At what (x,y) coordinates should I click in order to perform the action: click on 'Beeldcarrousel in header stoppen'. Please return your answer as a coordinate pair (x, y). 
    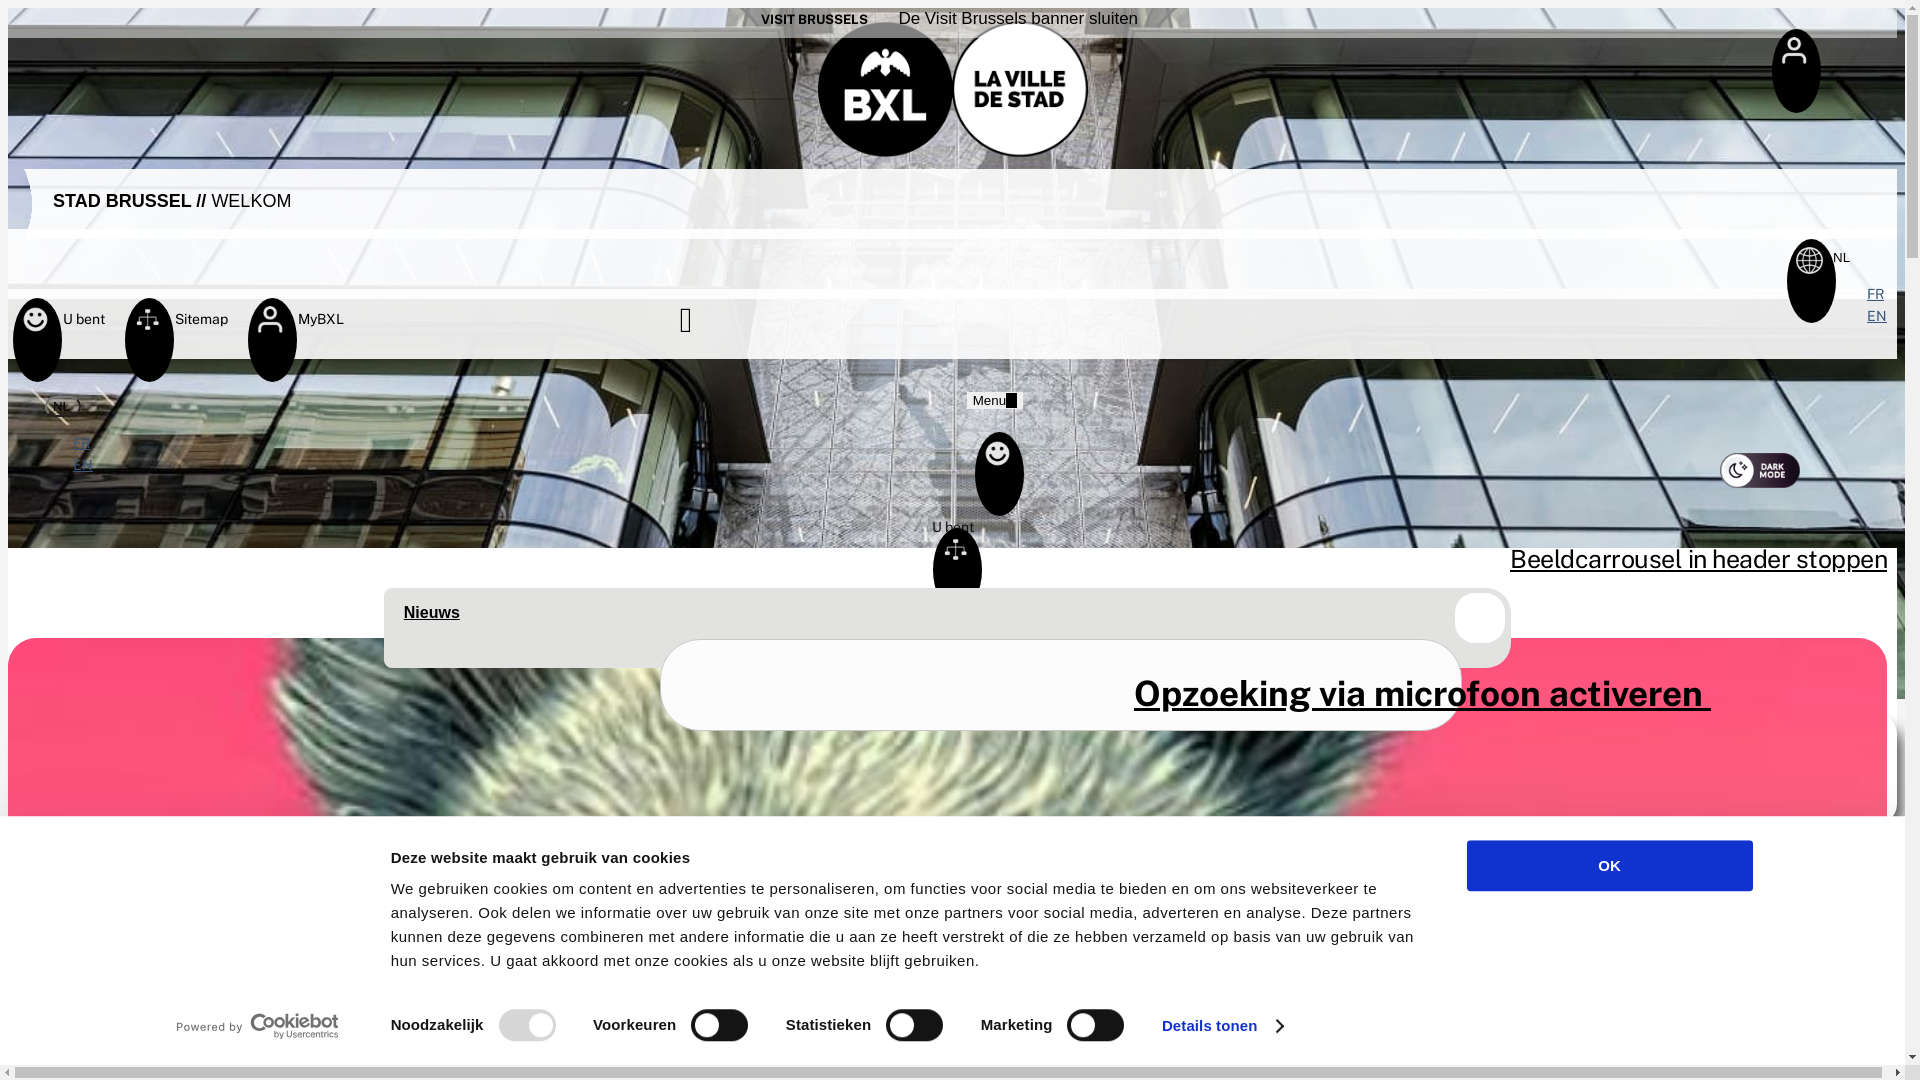
    Looking at the image, I should click on (1697, 563).